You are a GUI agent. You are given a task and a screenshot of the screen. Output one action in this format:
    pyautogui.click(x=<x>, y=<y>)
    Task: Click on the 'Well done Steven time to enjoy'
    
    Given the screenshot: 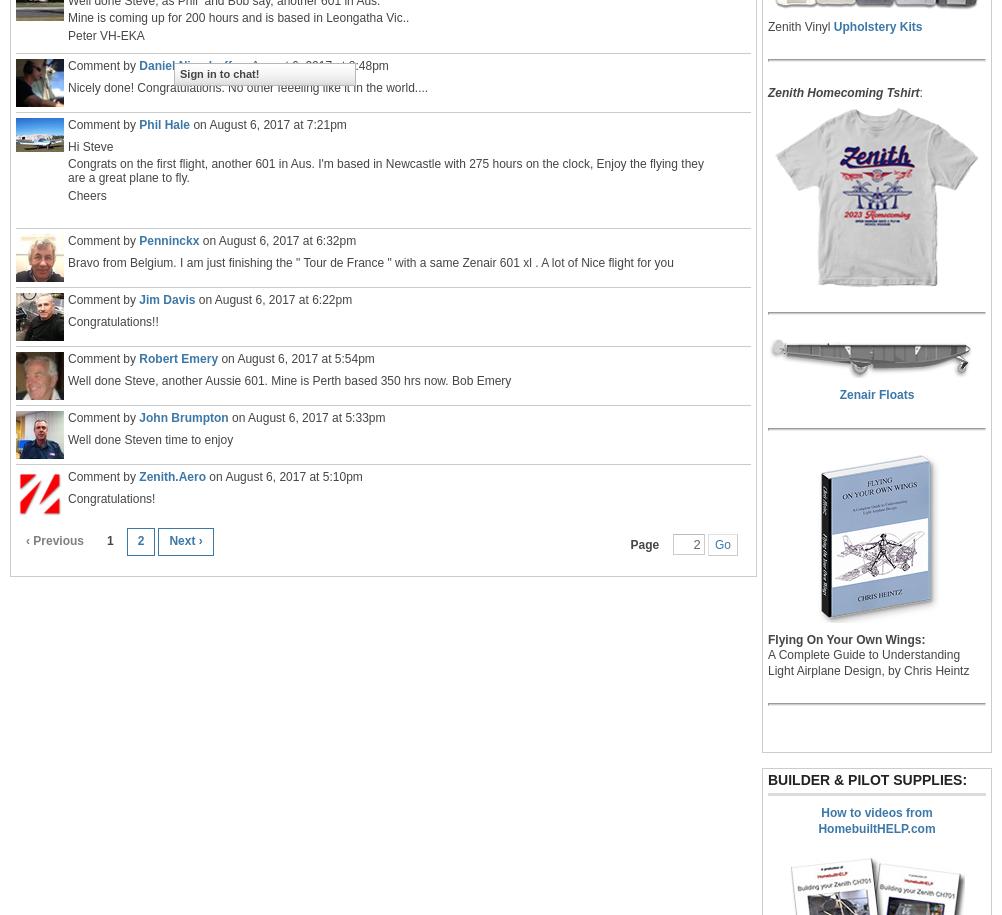 What is the action you would take?
    pyautogui.click(x=149, y=439)
    